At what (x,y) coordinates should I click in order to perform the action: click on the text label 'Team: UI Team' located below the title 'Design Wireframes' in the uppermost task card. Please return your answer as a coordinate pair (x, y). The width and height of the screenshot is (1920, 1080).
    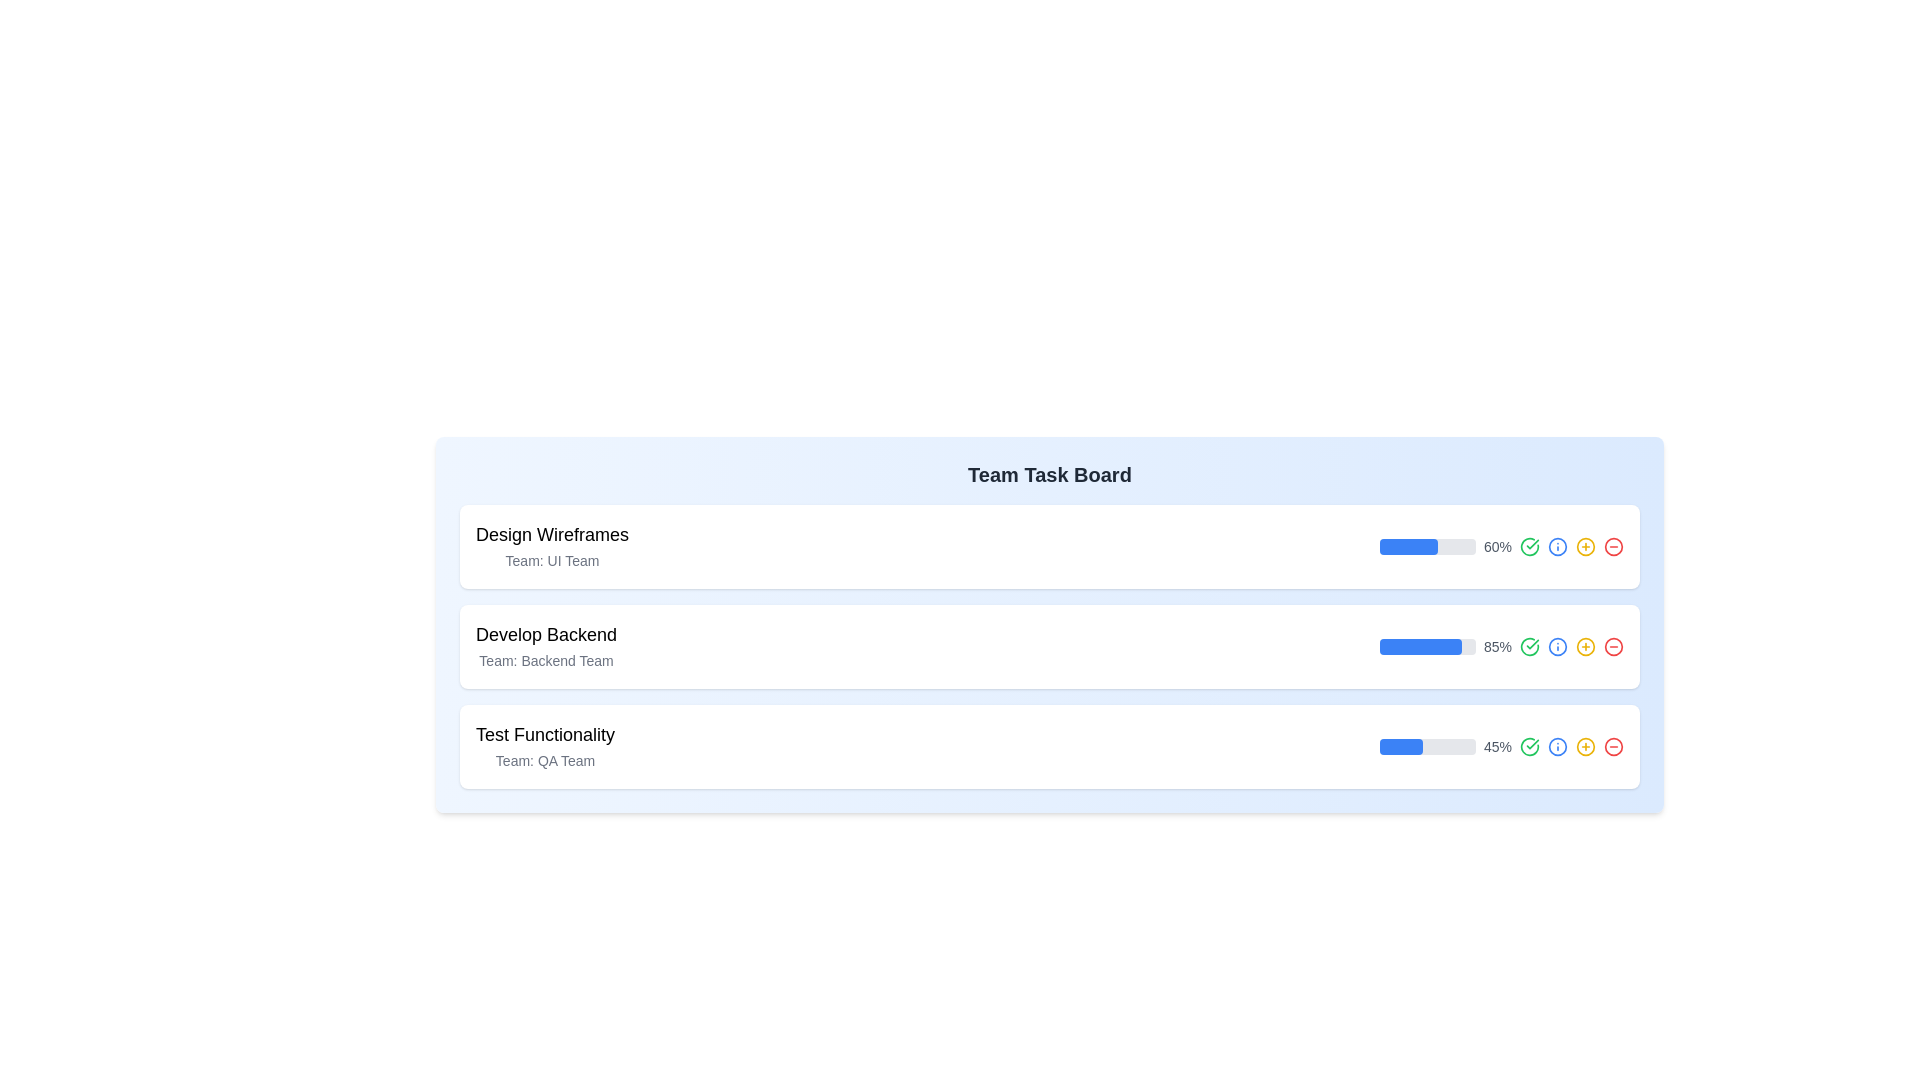
    Looking at the image, I should click on (552, 560).